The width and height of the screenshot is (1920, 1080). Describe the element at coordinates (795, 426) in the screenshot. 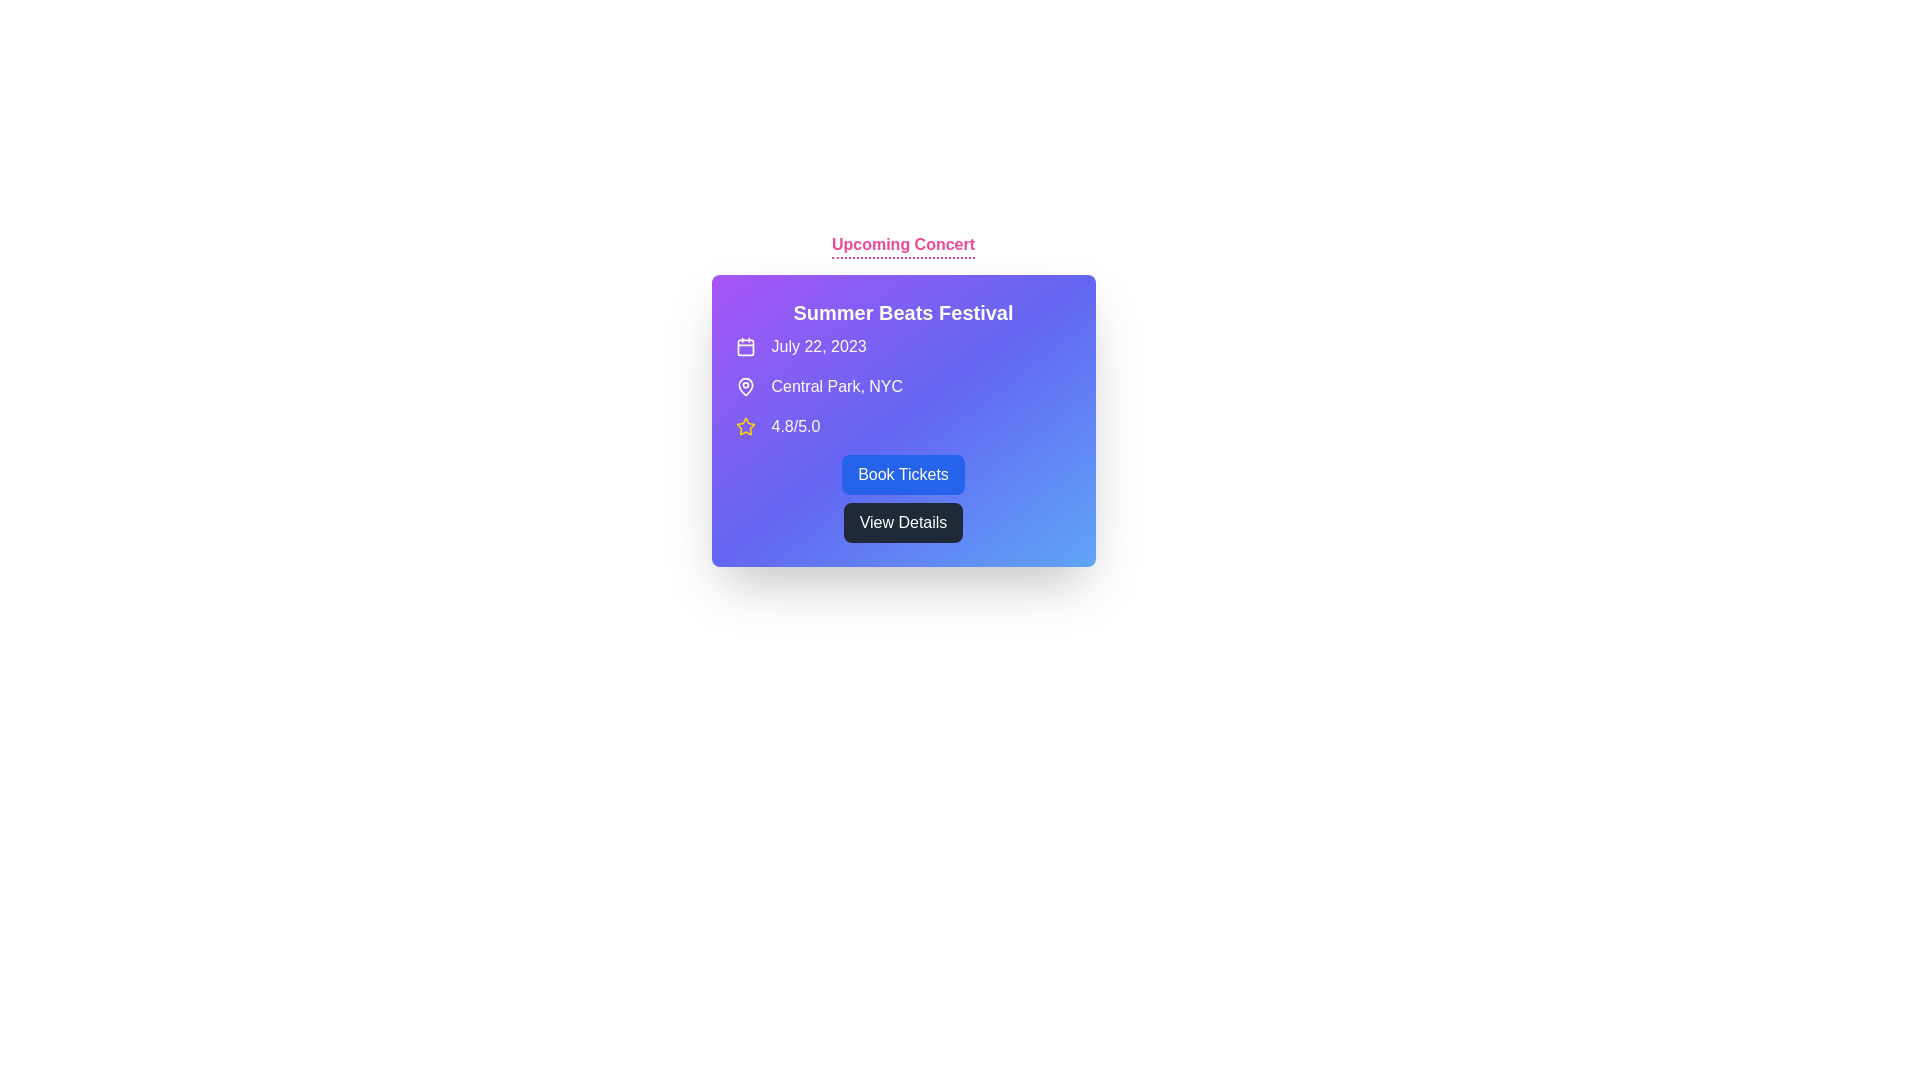

I see `rating displayed as '4.8/5.0' in white font located on a purple-blue gradient background, positioned below a yellow star icon in the lower-left section of the card` at that location.